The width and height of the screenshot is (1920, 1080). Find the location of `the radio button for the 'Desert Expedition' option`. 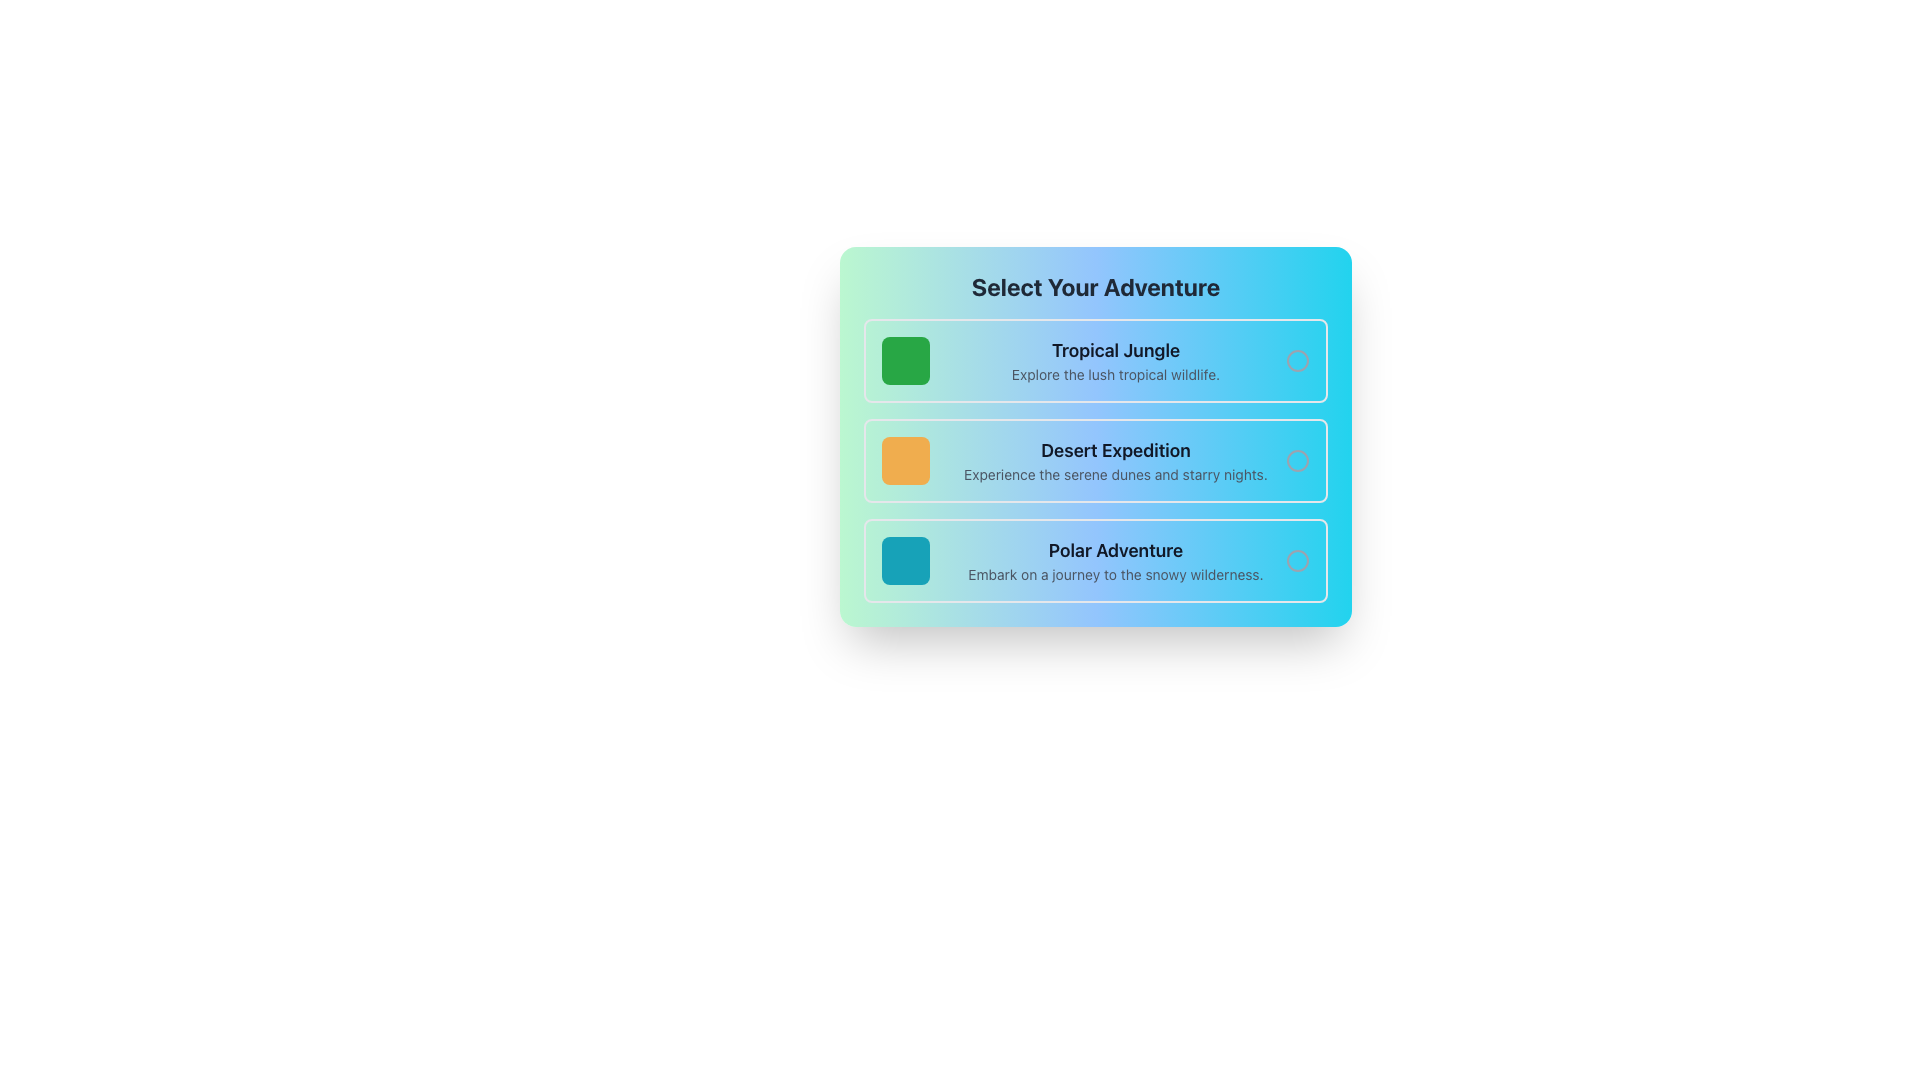

the radio button for the 'Desert Expedition' option is located at coordinates (1297, 461).